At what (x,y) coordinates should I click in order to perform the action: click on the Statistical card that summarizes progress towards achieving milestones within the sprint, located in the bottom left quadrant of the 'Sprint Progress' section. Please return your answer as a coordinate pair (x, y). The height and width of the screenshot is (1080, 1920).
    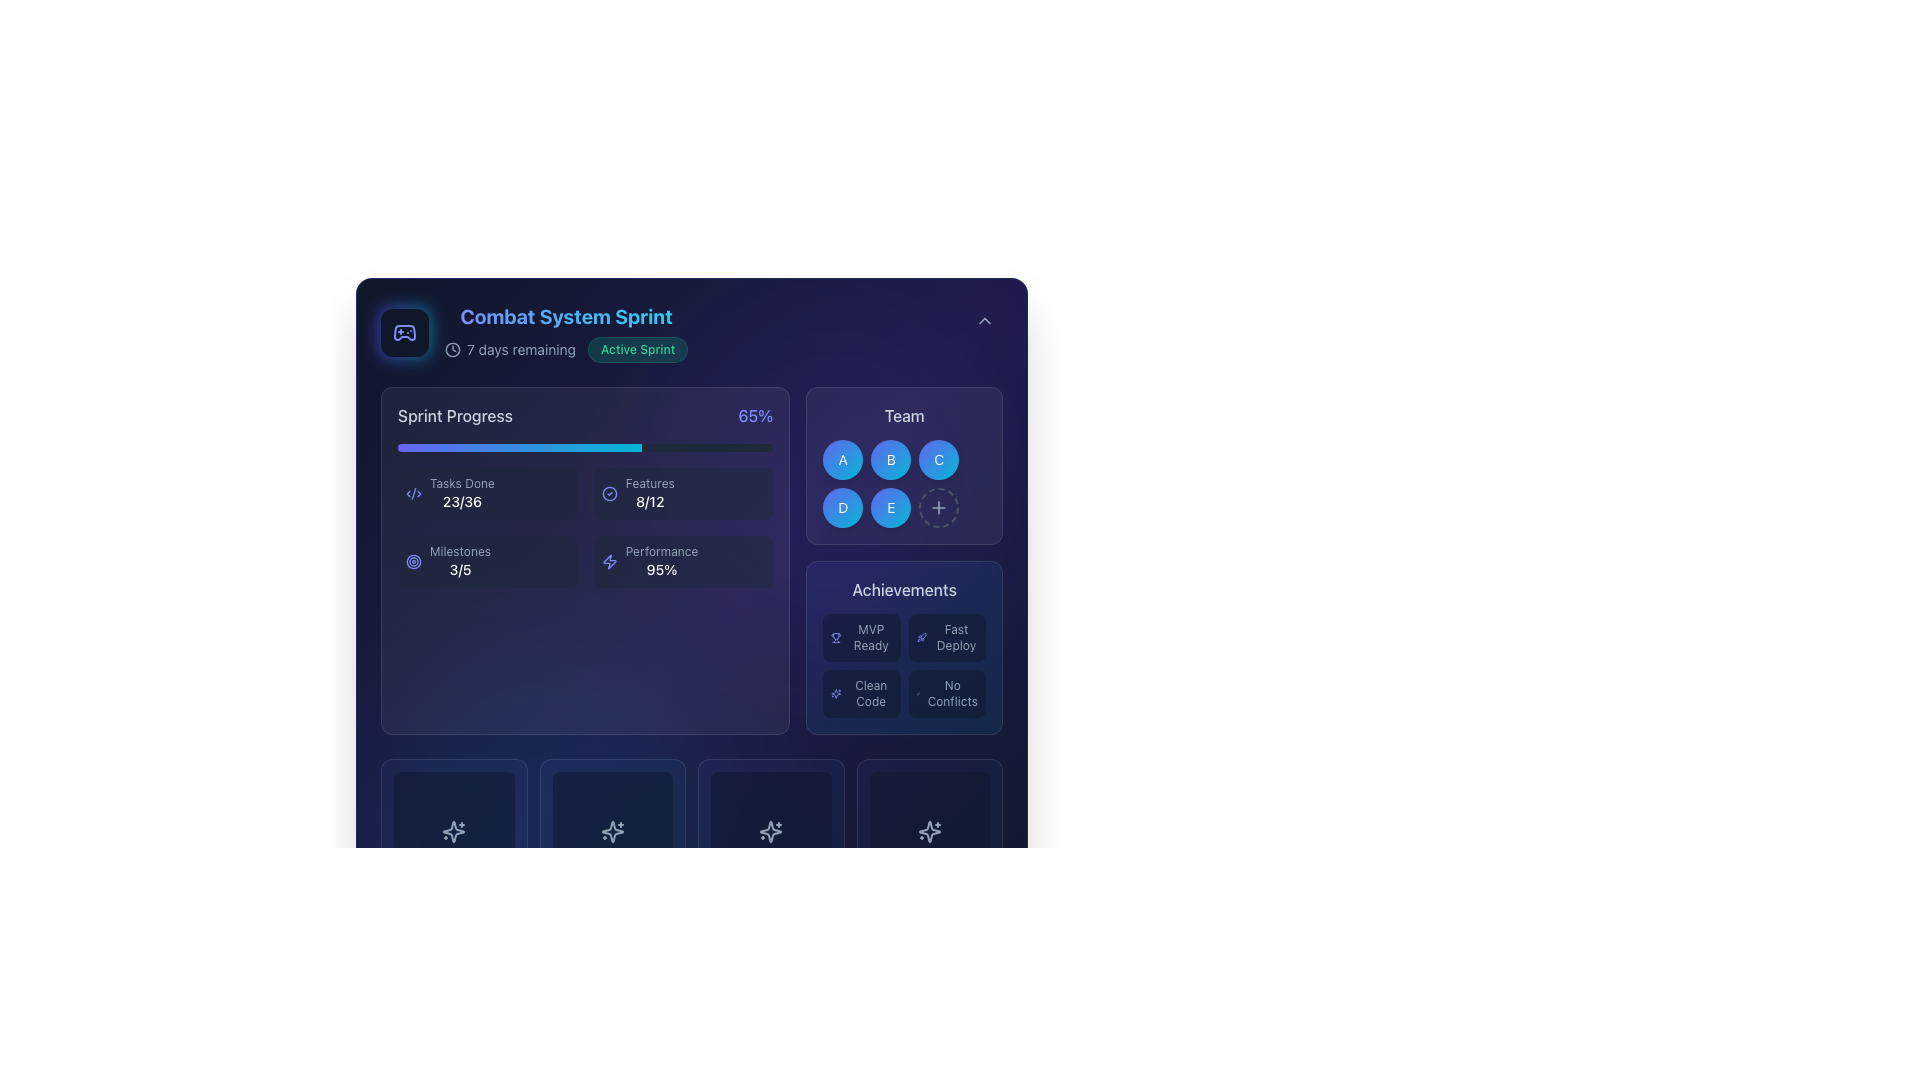
    Looking at the image, I should click on (487, 562).